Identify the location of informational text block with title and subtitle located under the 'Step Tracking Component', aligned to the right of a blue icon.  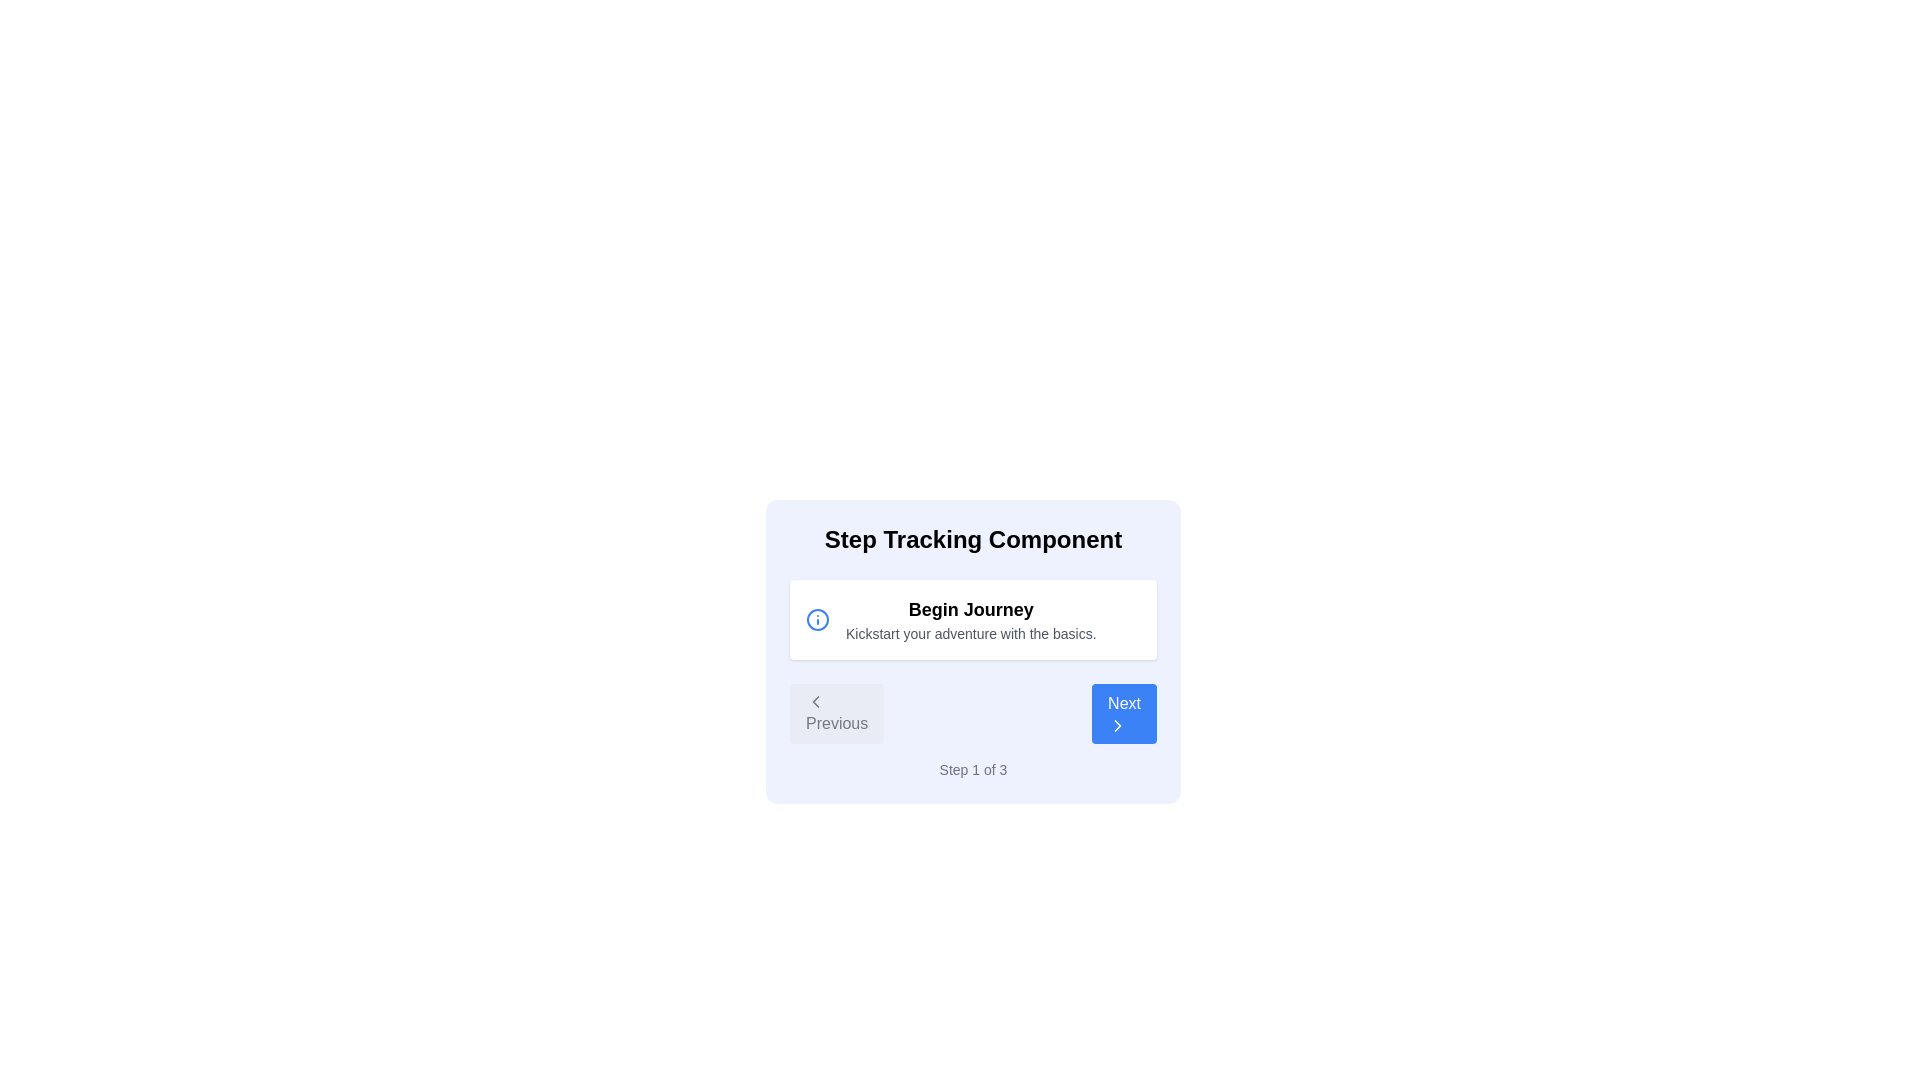
(971, 619).